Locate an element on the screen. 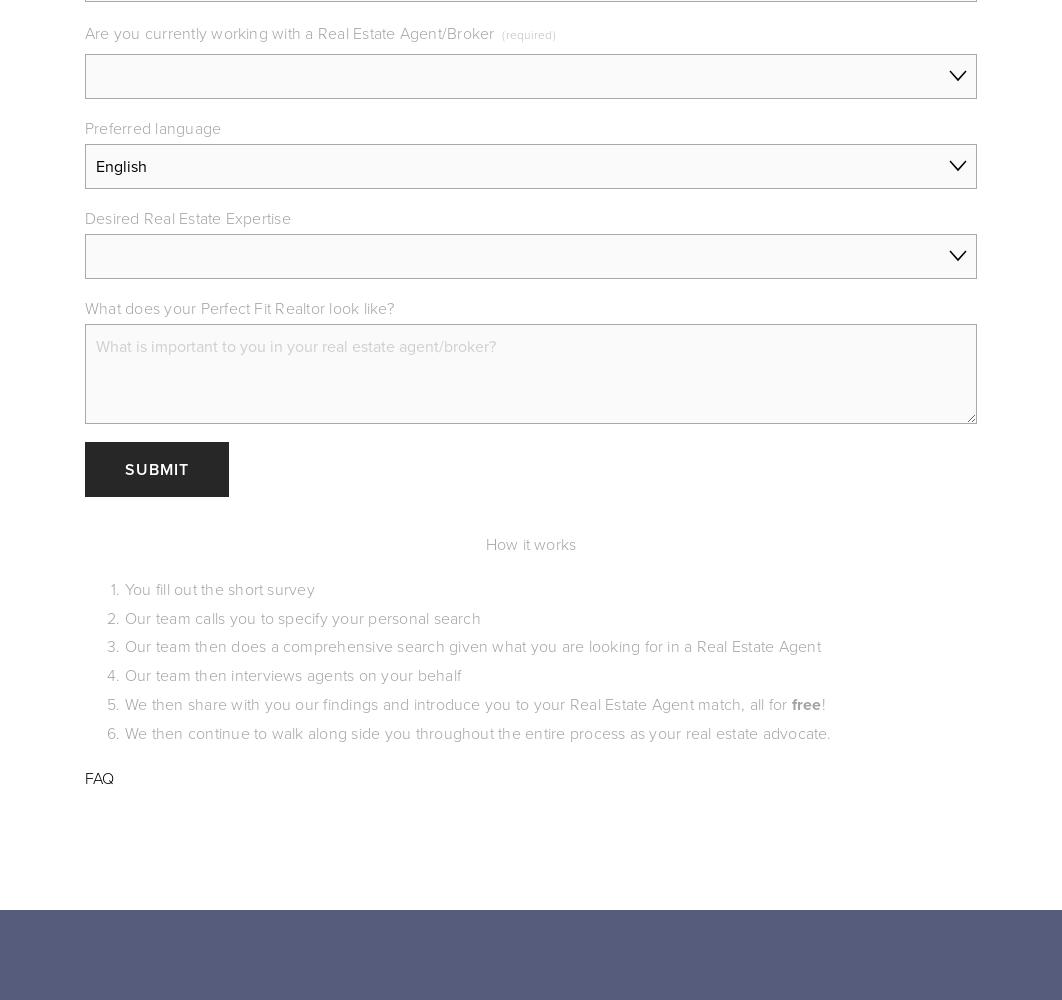 The image size is (1062, 1000). '(required)' is located at coordinates (527, 34).